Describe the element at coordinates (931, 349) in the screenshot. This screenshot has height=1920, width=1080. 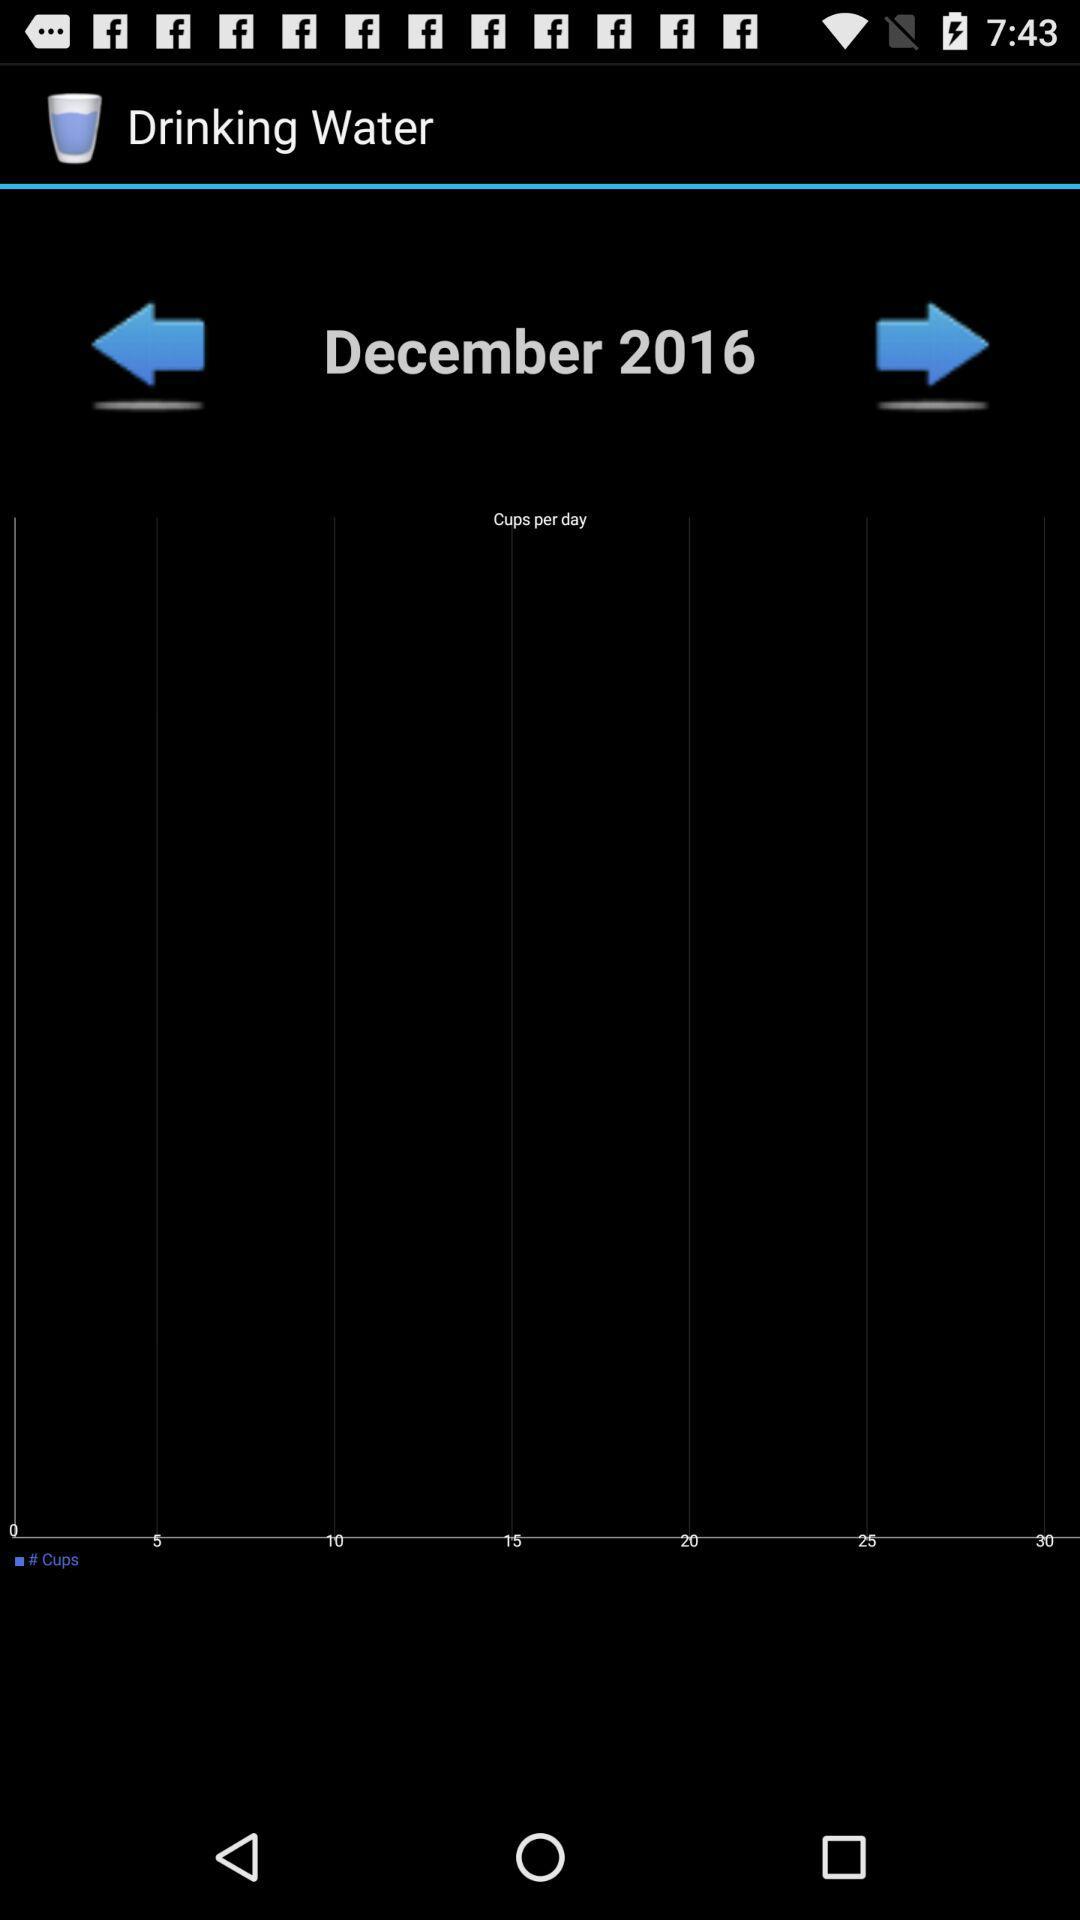
I see `go next` at that location.